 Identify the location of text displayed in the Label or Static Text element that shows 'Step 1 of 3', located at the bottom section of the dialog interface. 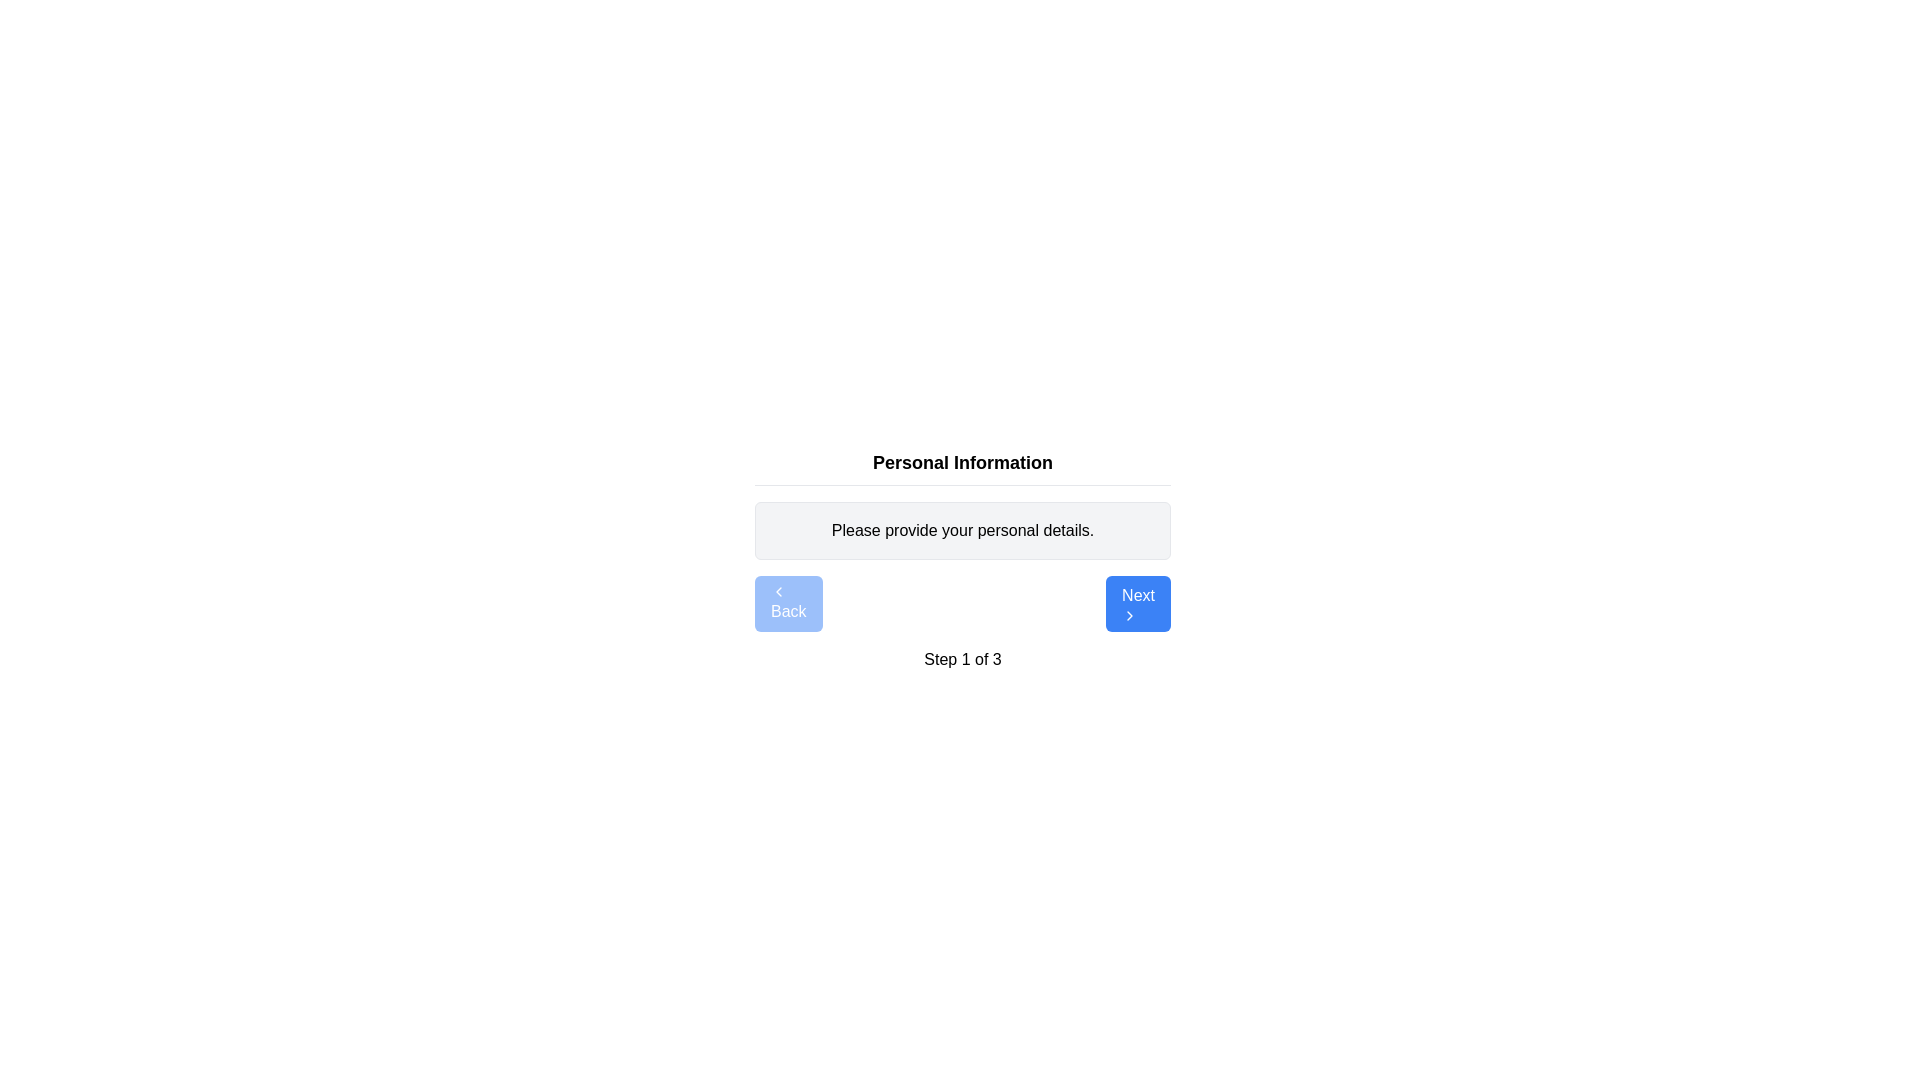
(963, 659).